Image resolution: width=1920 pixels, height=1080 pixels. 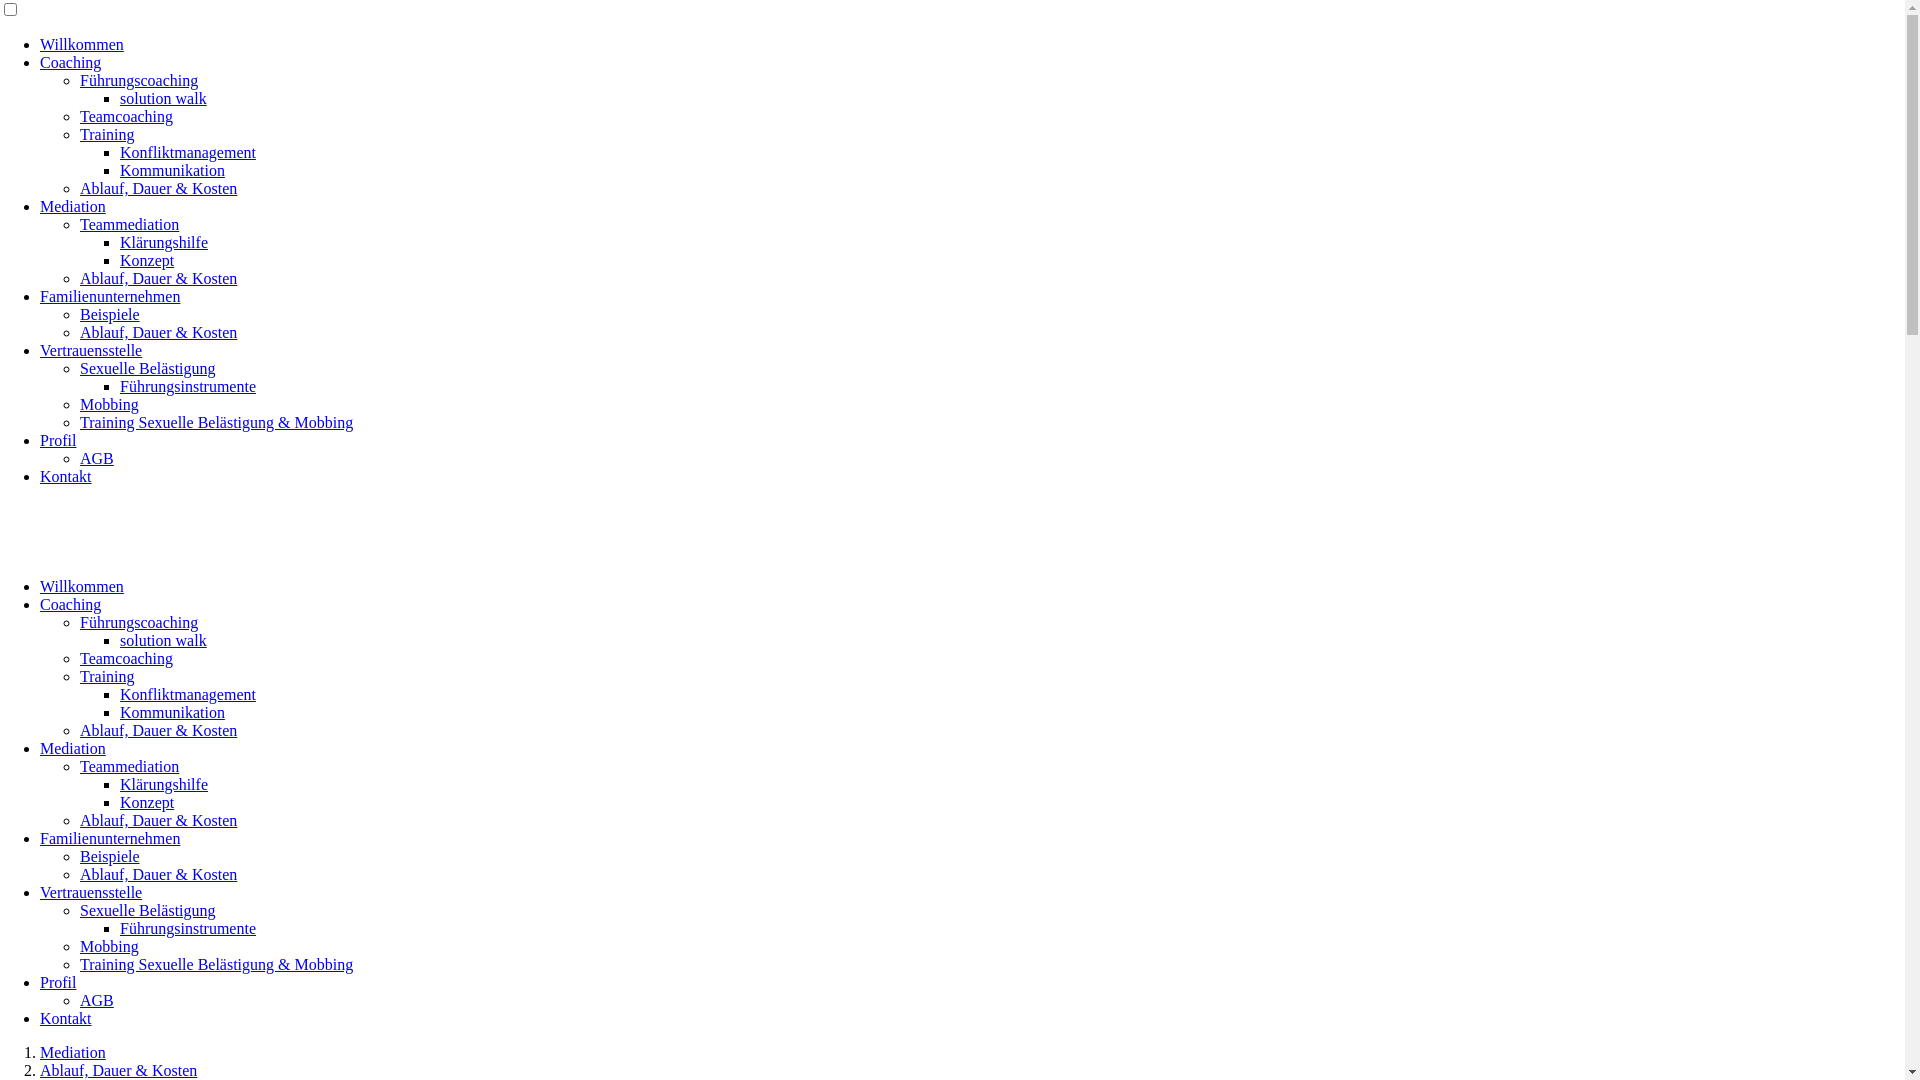 What do you see at coordinates (187, 693) in the screenshot?
I see `'Konfliktmanagement'` at bounding box center [187, 693].